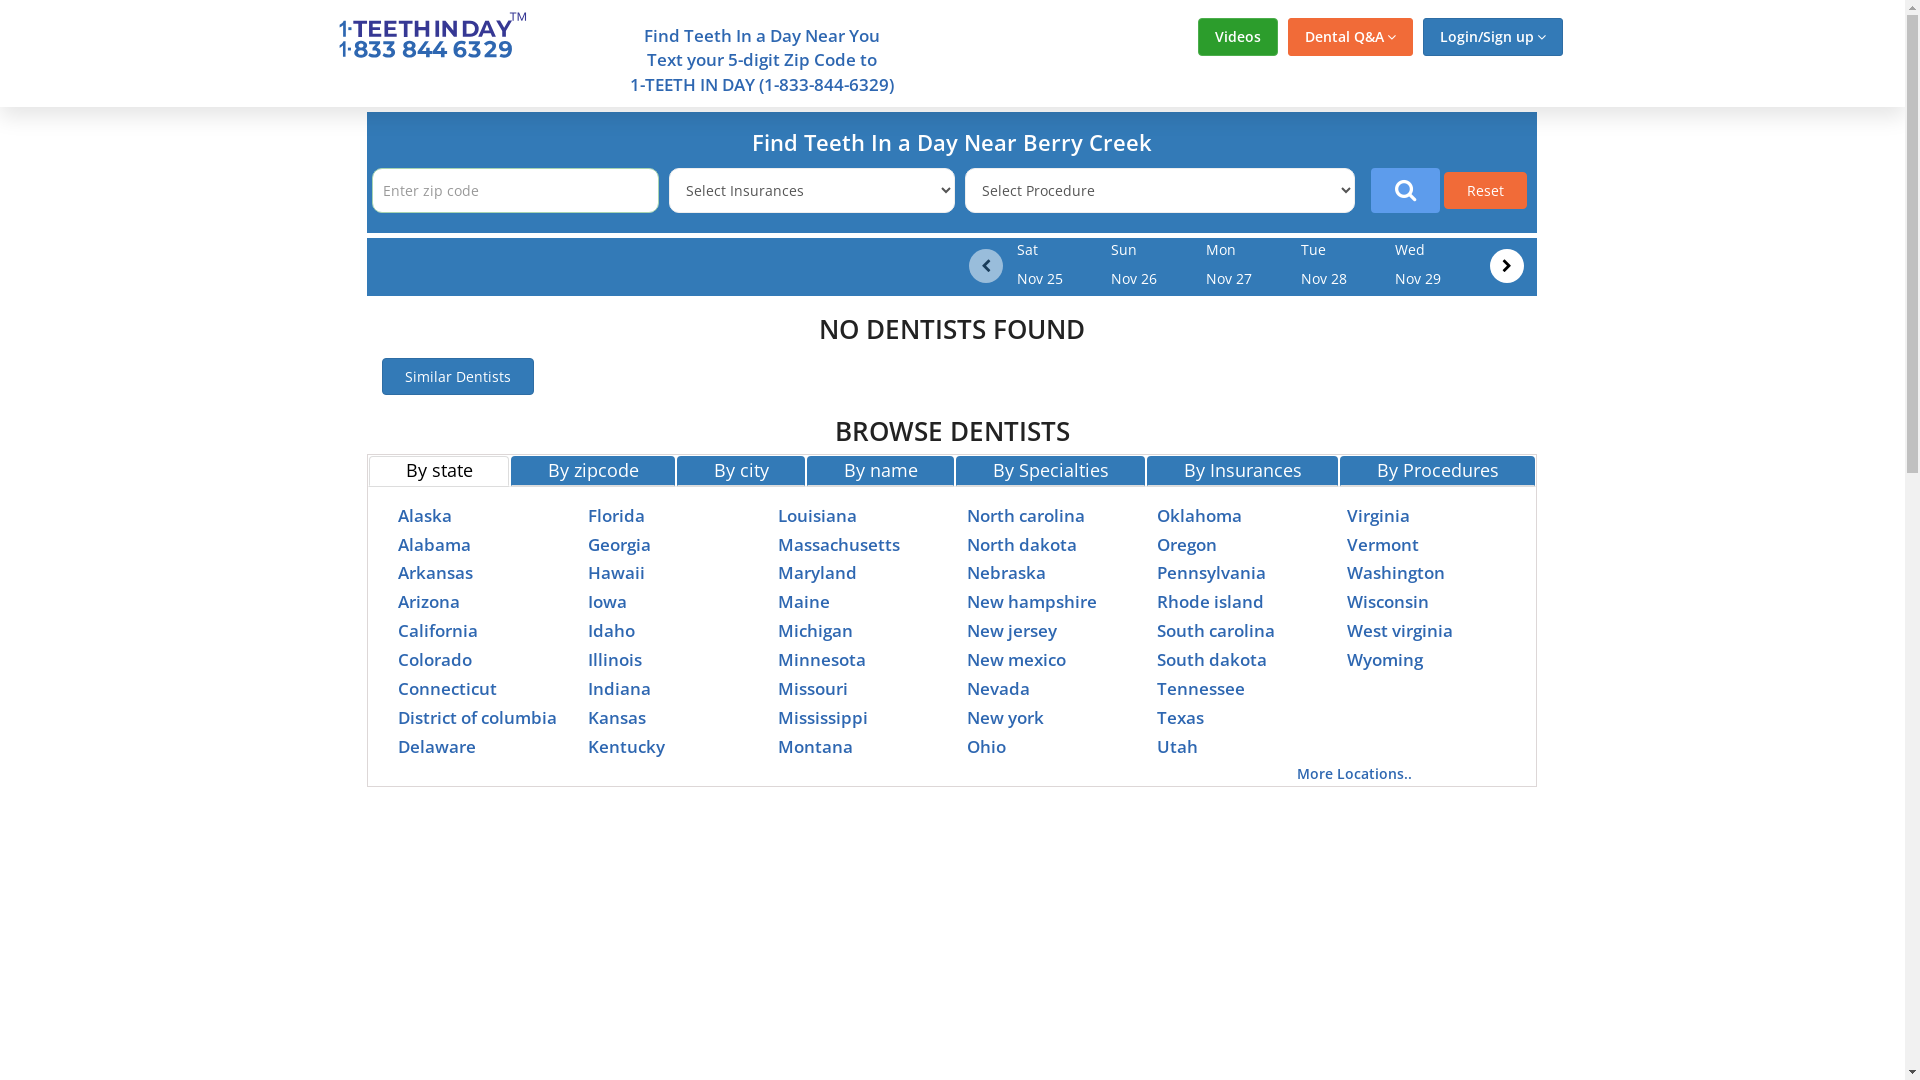  What do you see at coordinates (1180, 716) in the screenshot?
I see `'Texas'` at bounding box center [1180, 716].